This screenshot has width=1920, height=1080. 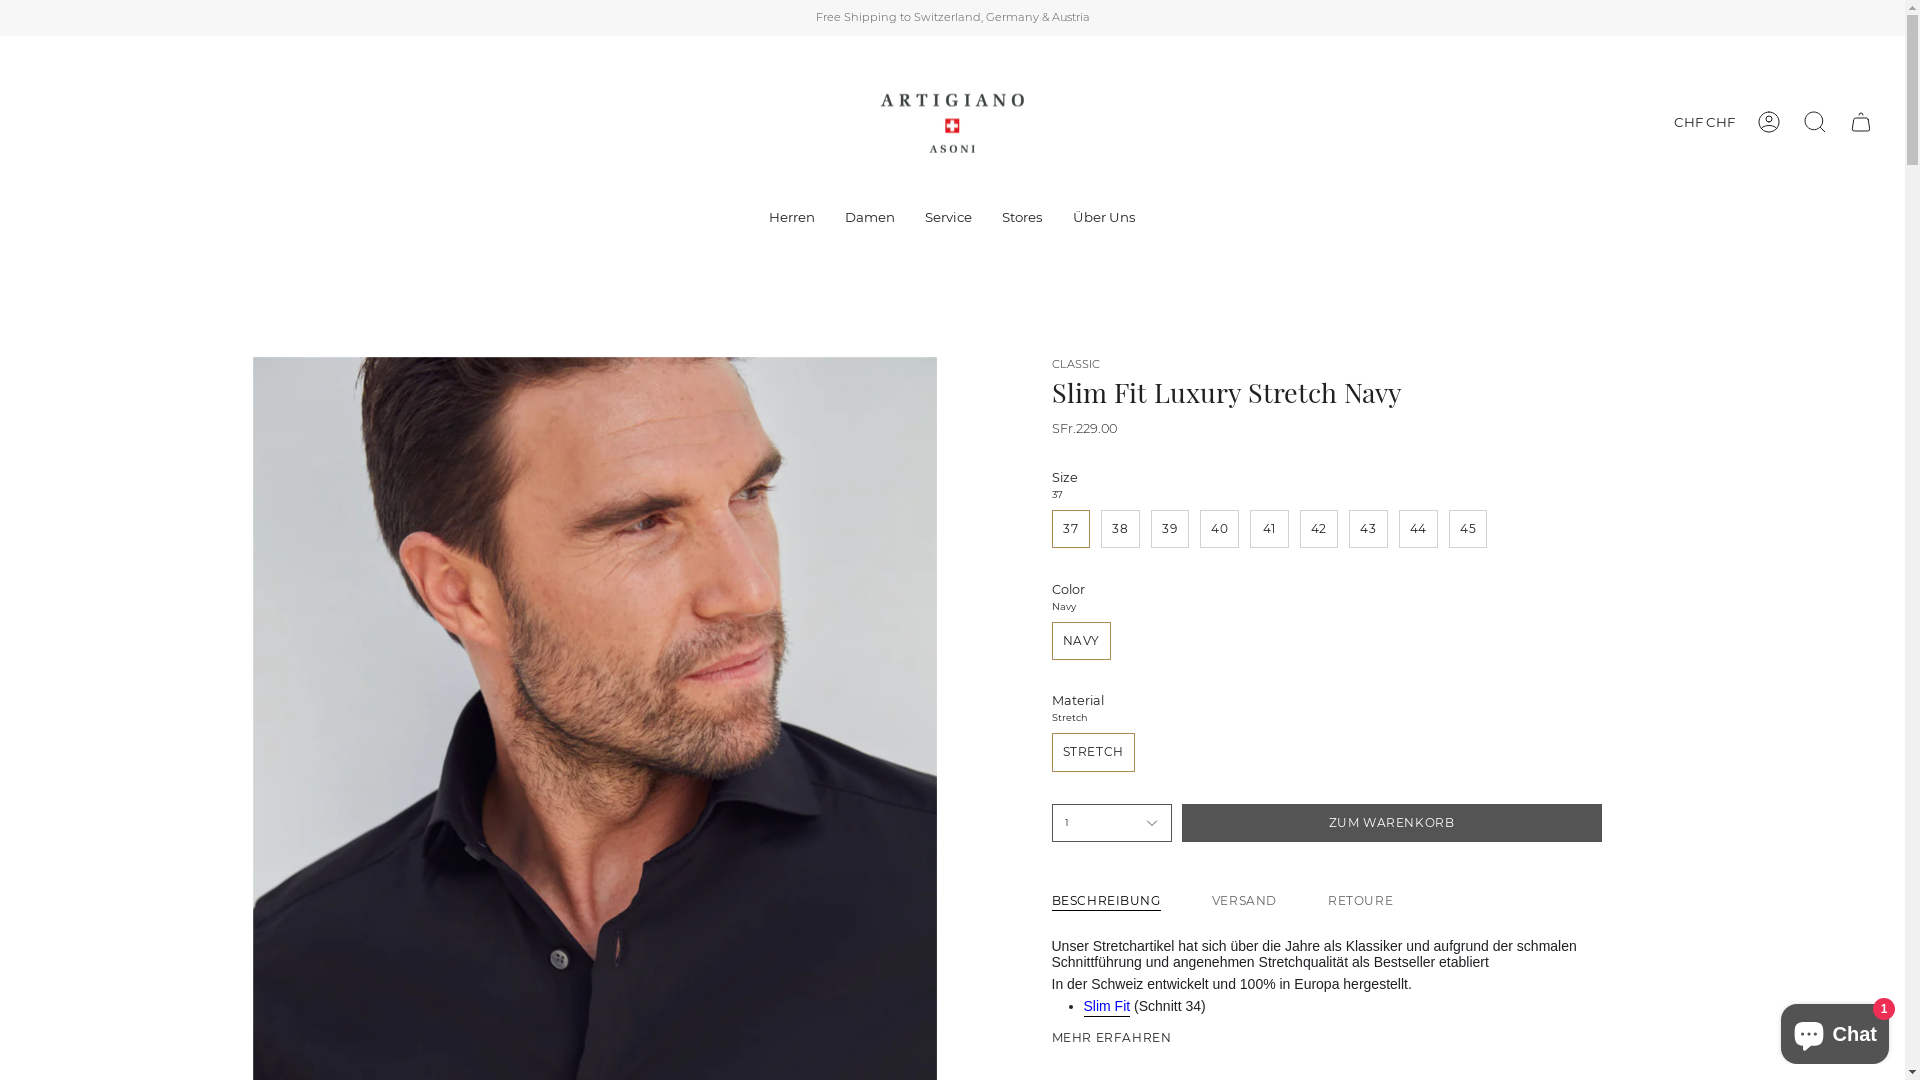 I want to click on '1', so click(x=1111, y=823).